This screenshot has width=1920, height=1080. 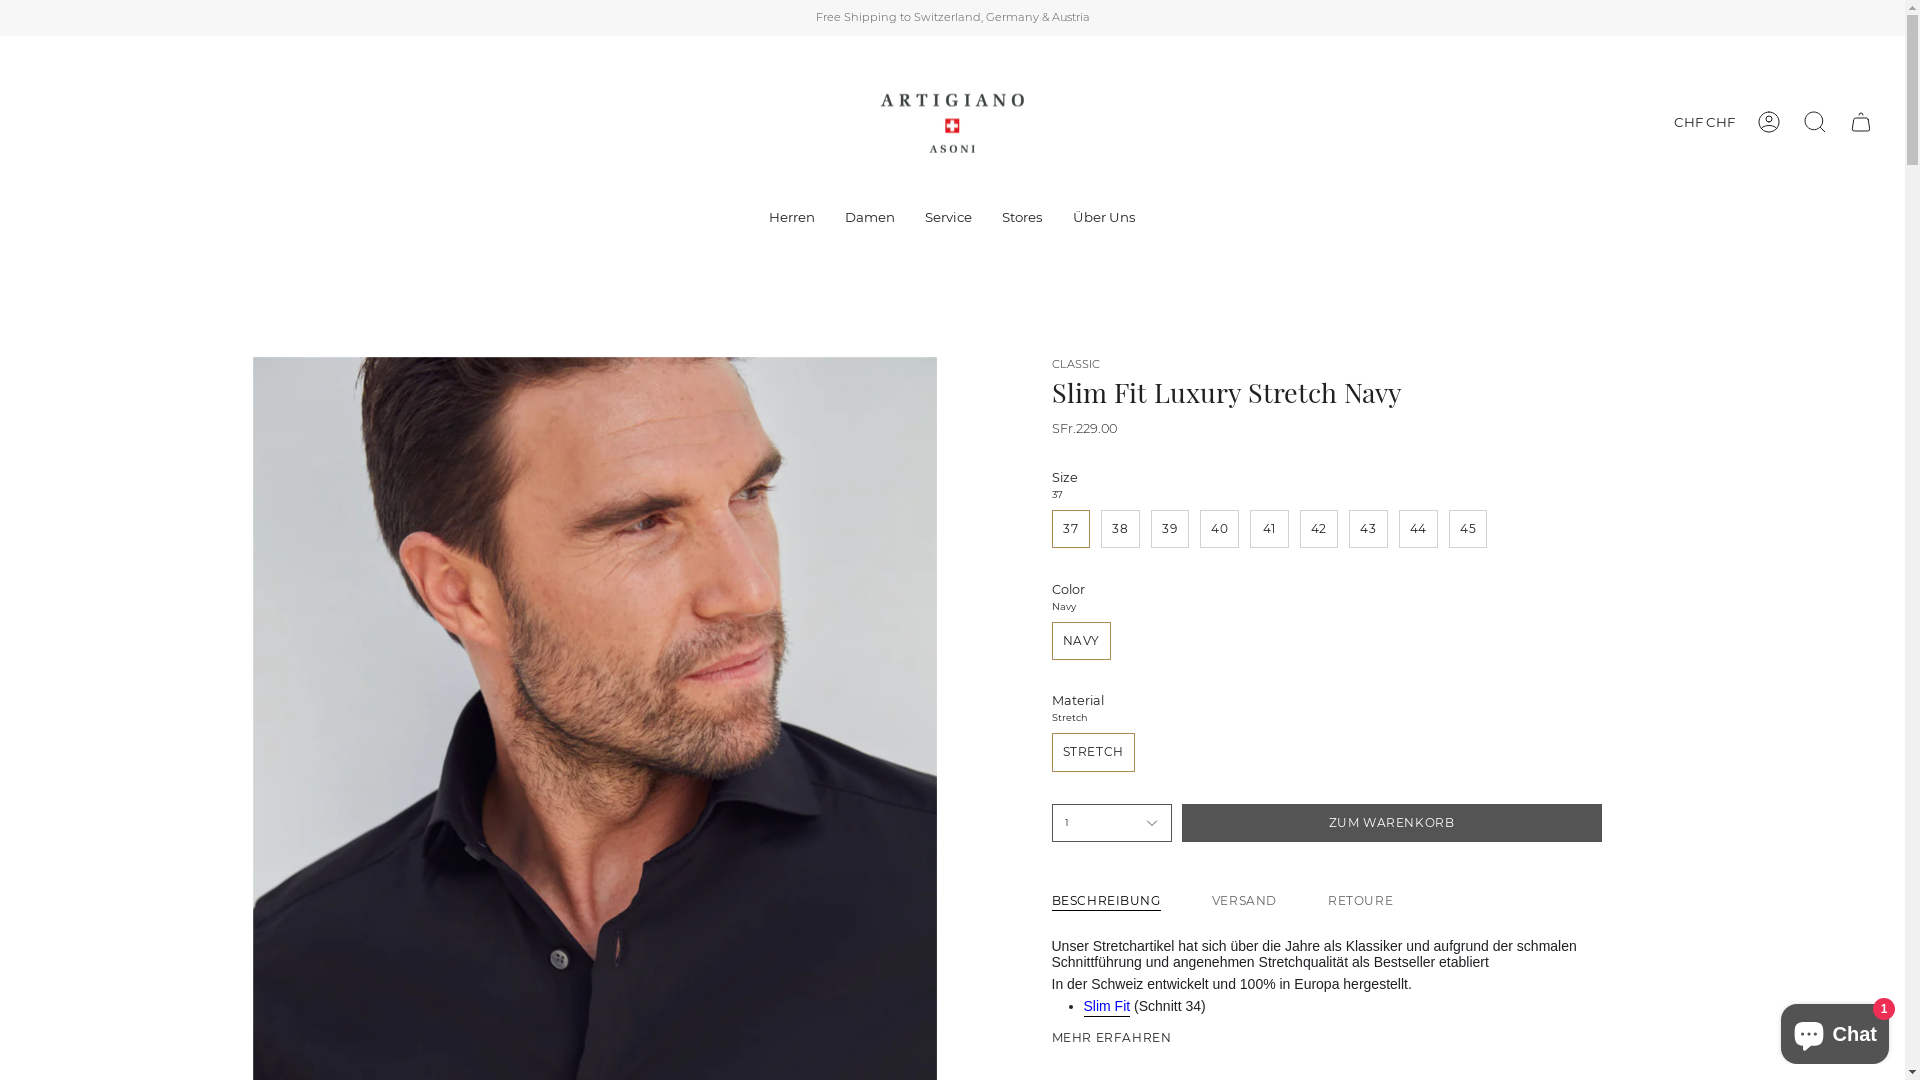 I want to click on '1', so click(x=1111, y=823).